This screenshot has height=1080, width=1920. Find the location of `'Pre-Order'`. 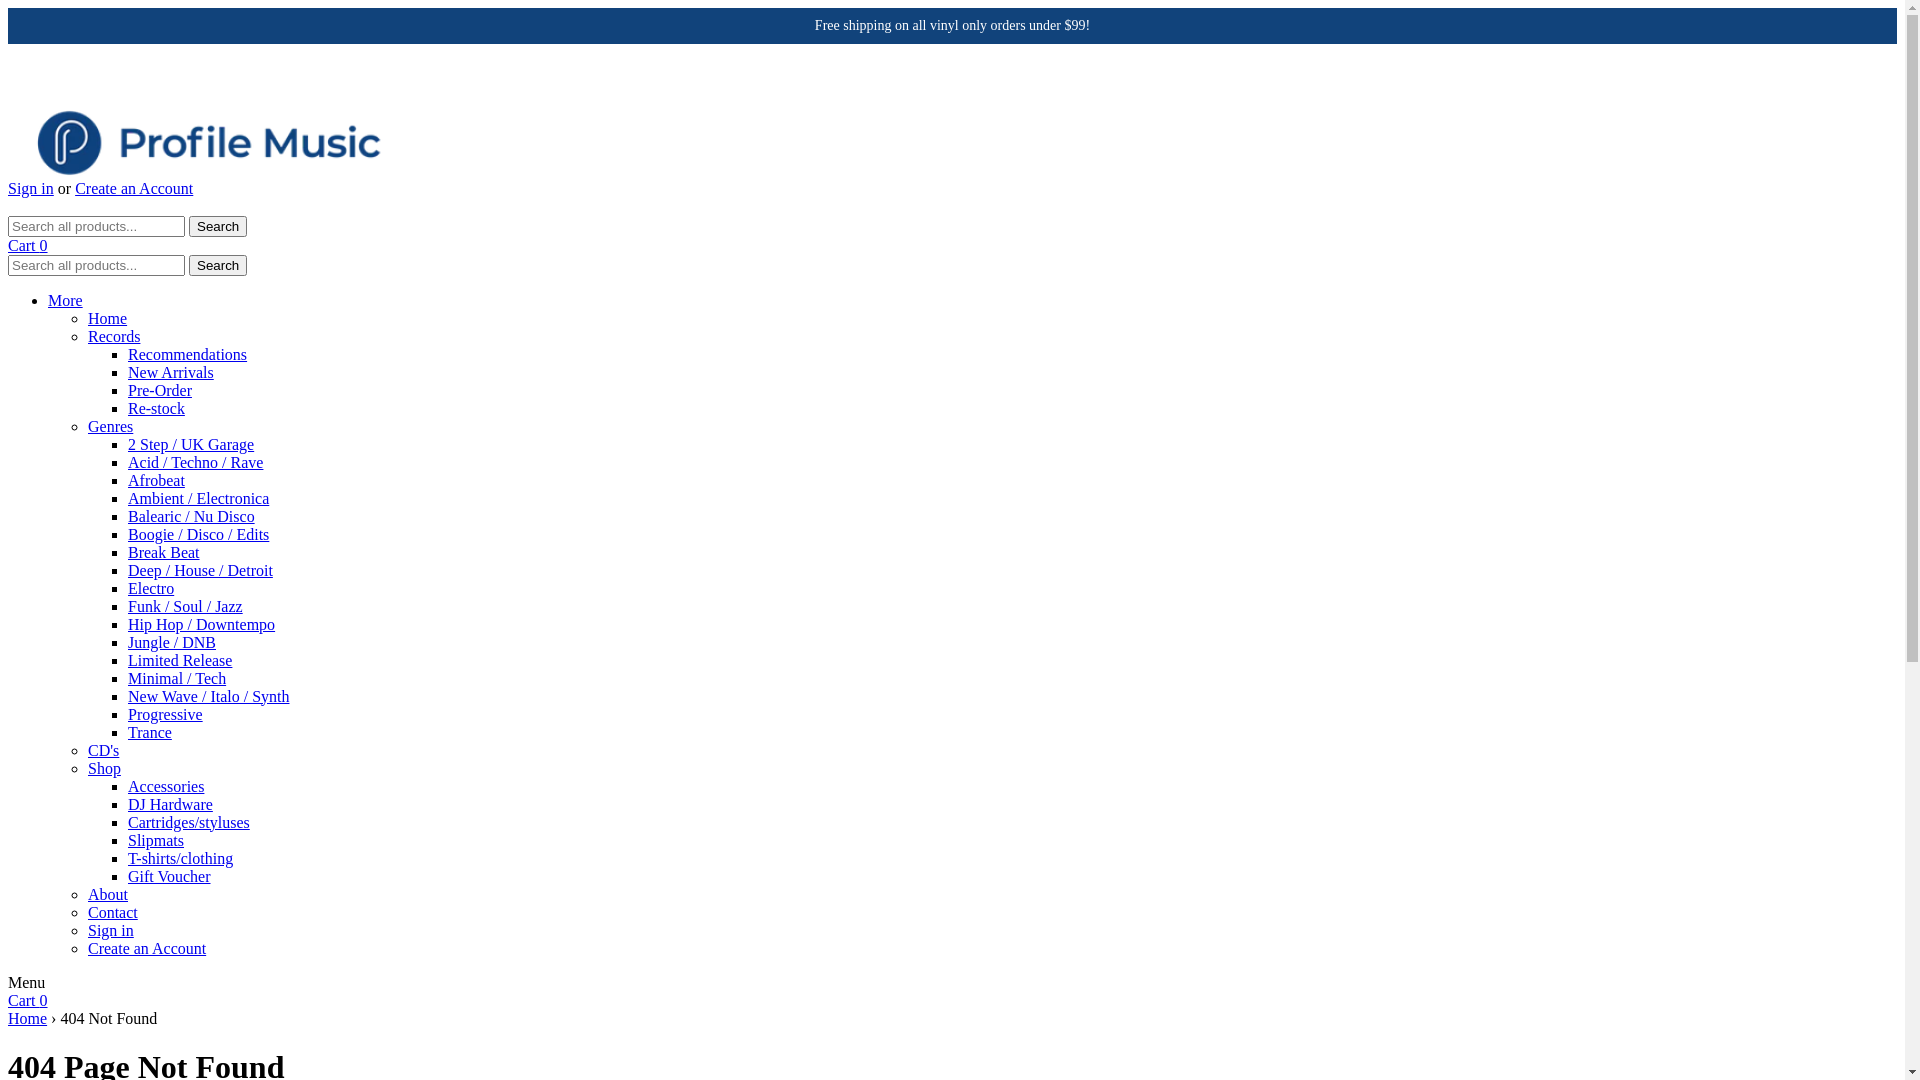

'Pre-Order' is located at coordinates (127, 390).